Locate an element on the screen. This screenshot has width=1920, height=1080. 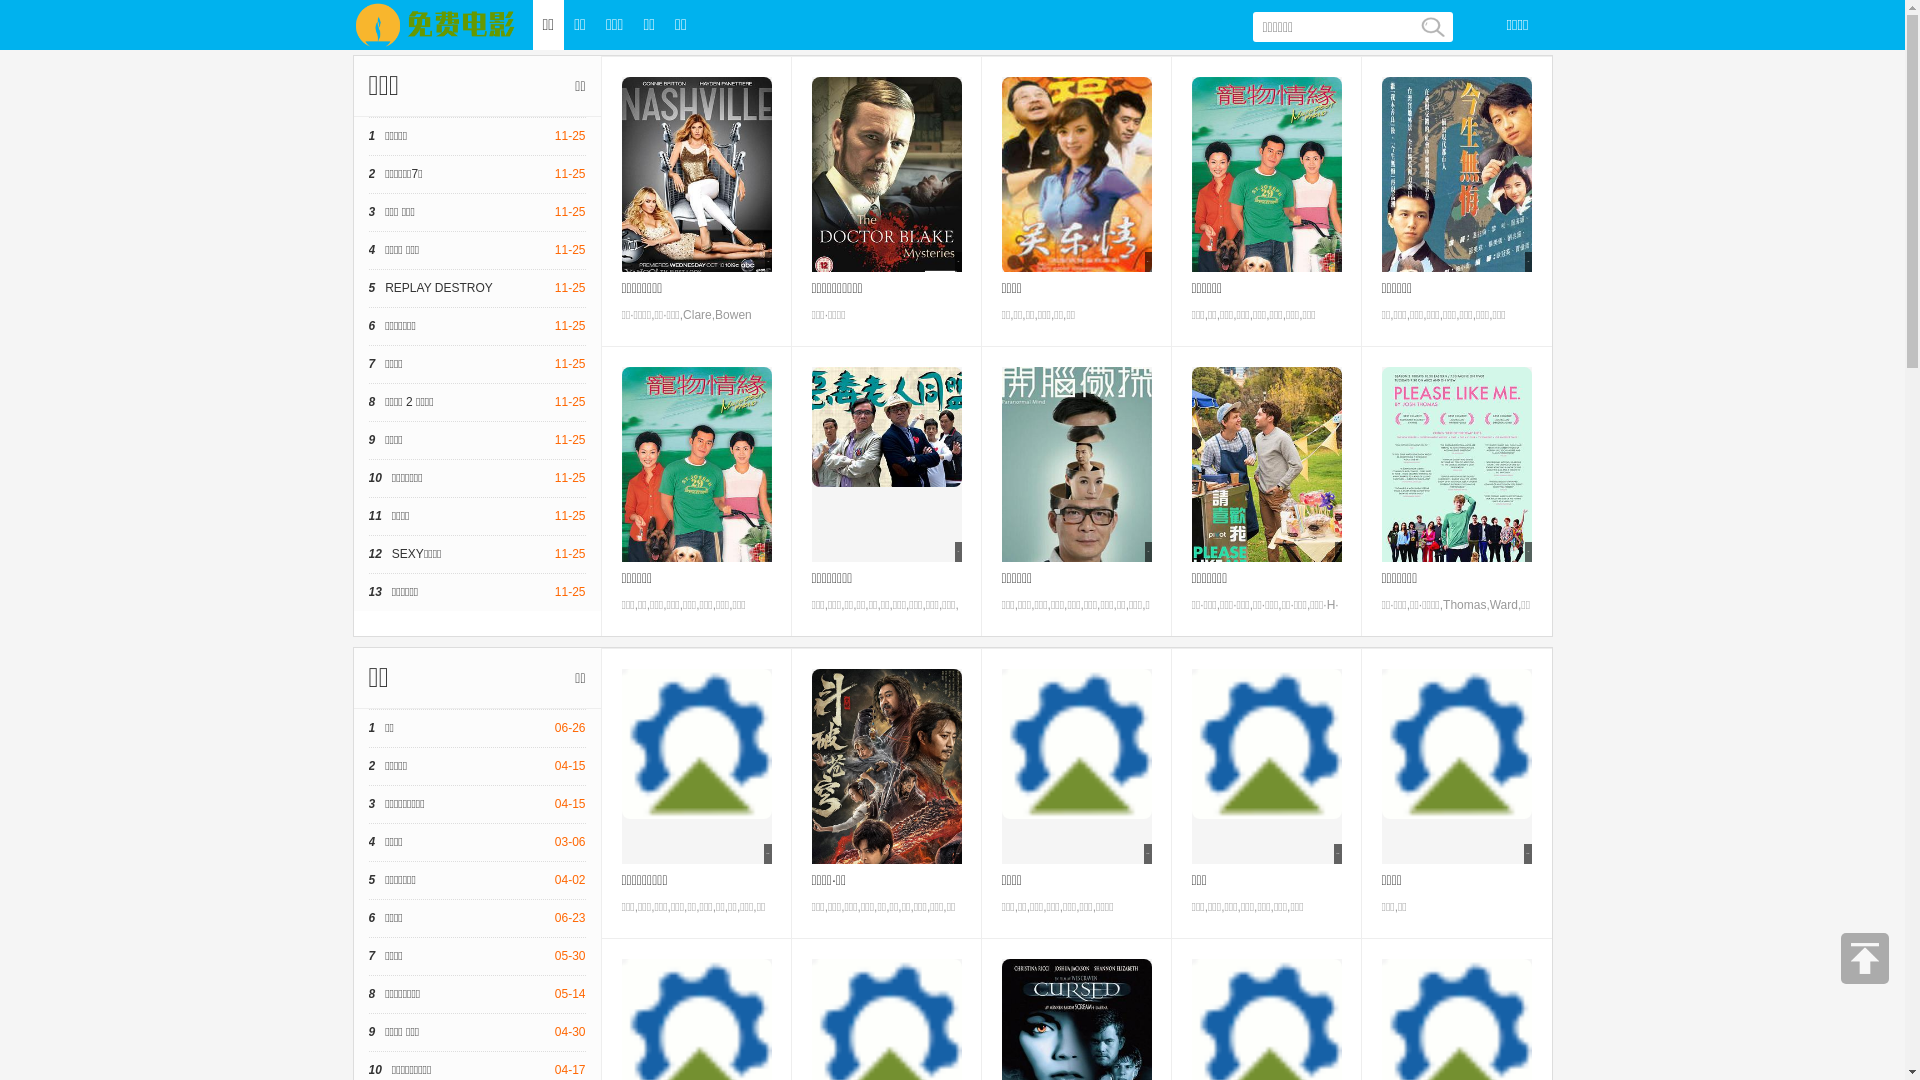
'11-25 is located at coordinates (475, 288).